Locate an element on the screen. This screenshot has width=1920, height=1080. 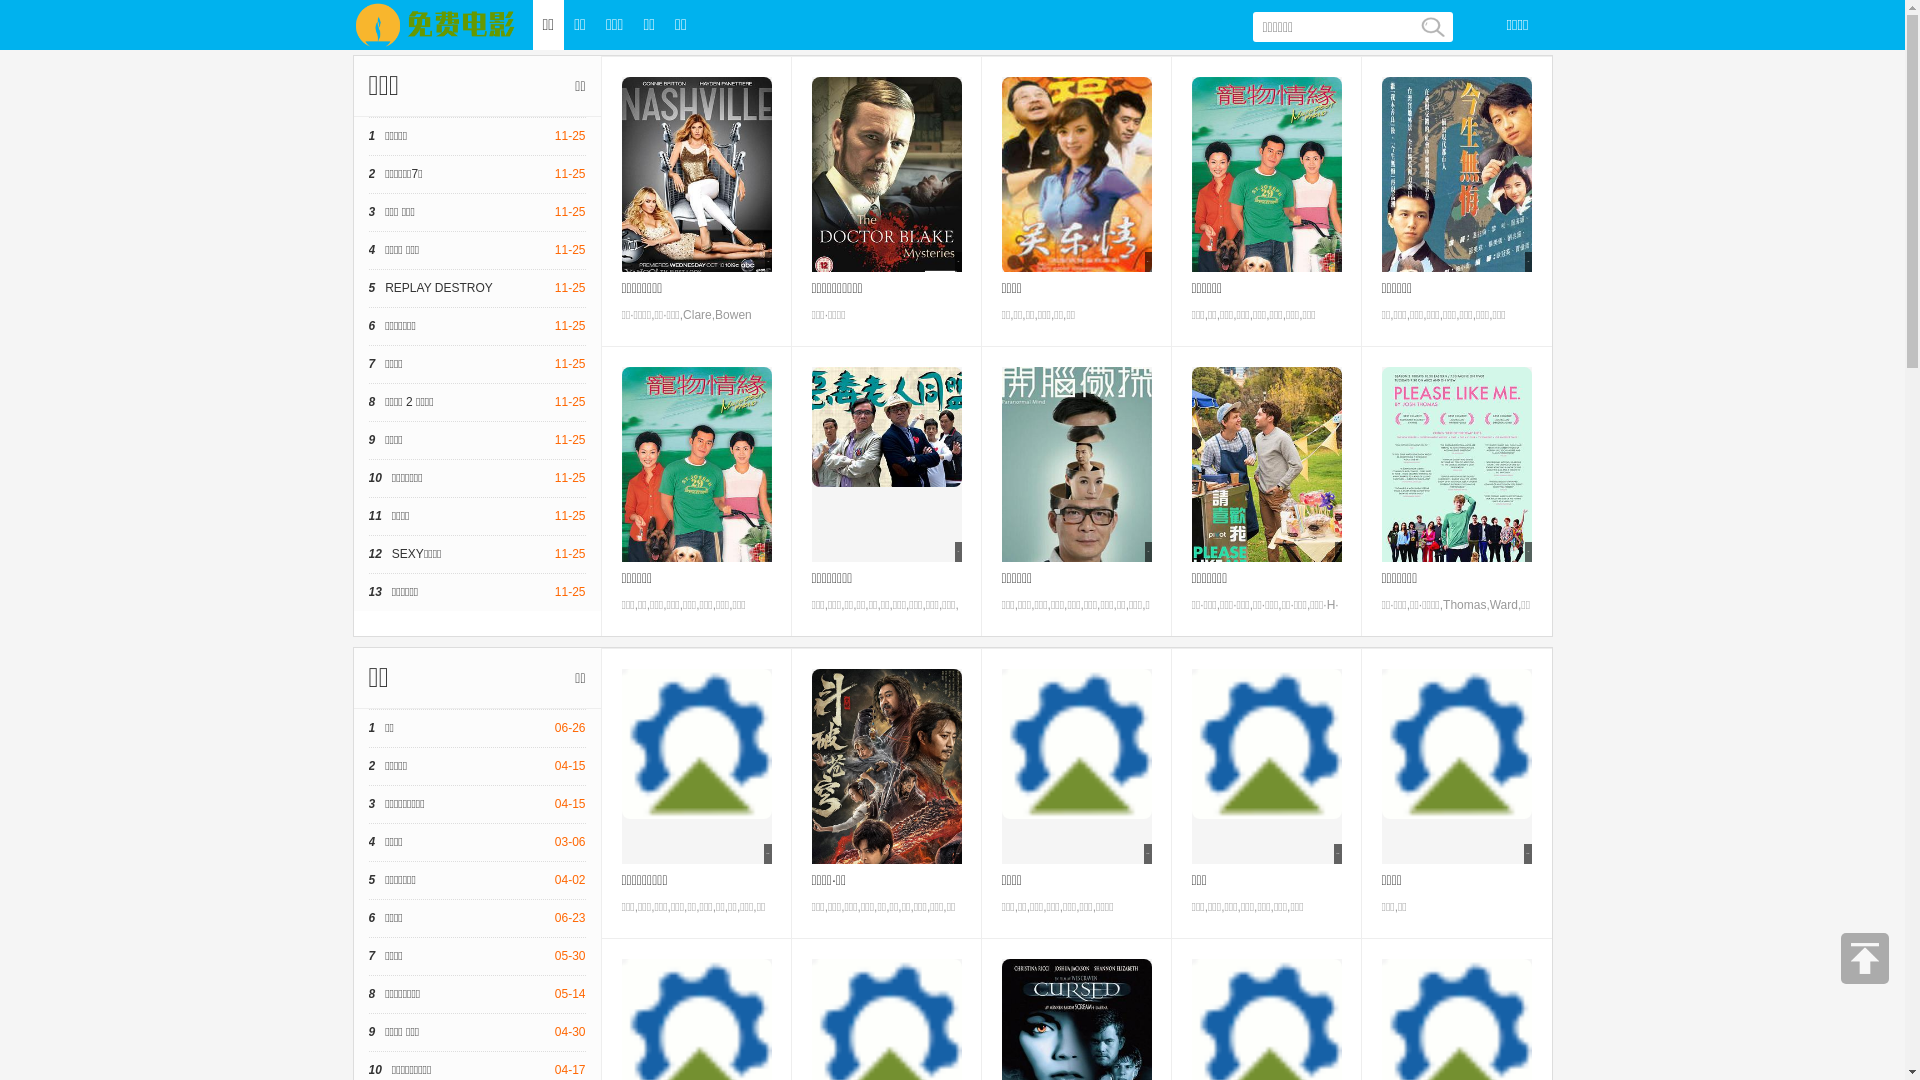
'11-25 is located at coordinates (475, 288).